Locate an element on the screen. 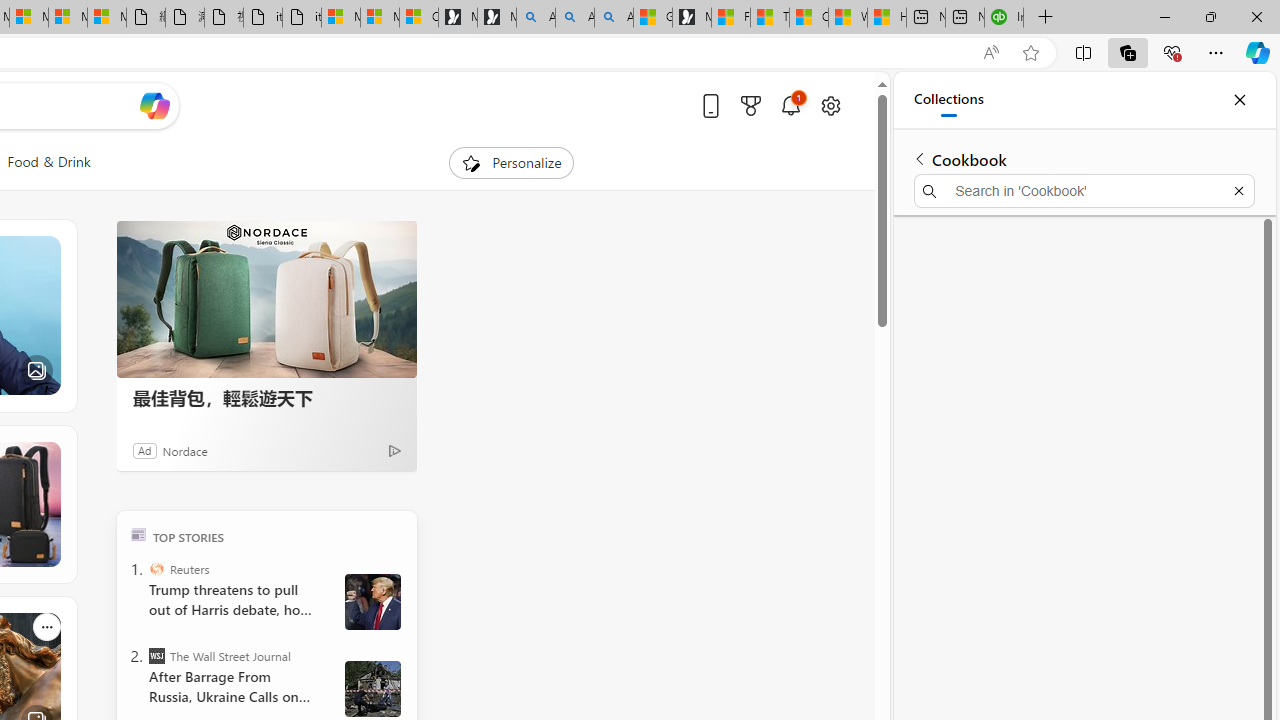 The image size is (1280, 720). 'Food & Drink' is located at coordinates (48, 162).